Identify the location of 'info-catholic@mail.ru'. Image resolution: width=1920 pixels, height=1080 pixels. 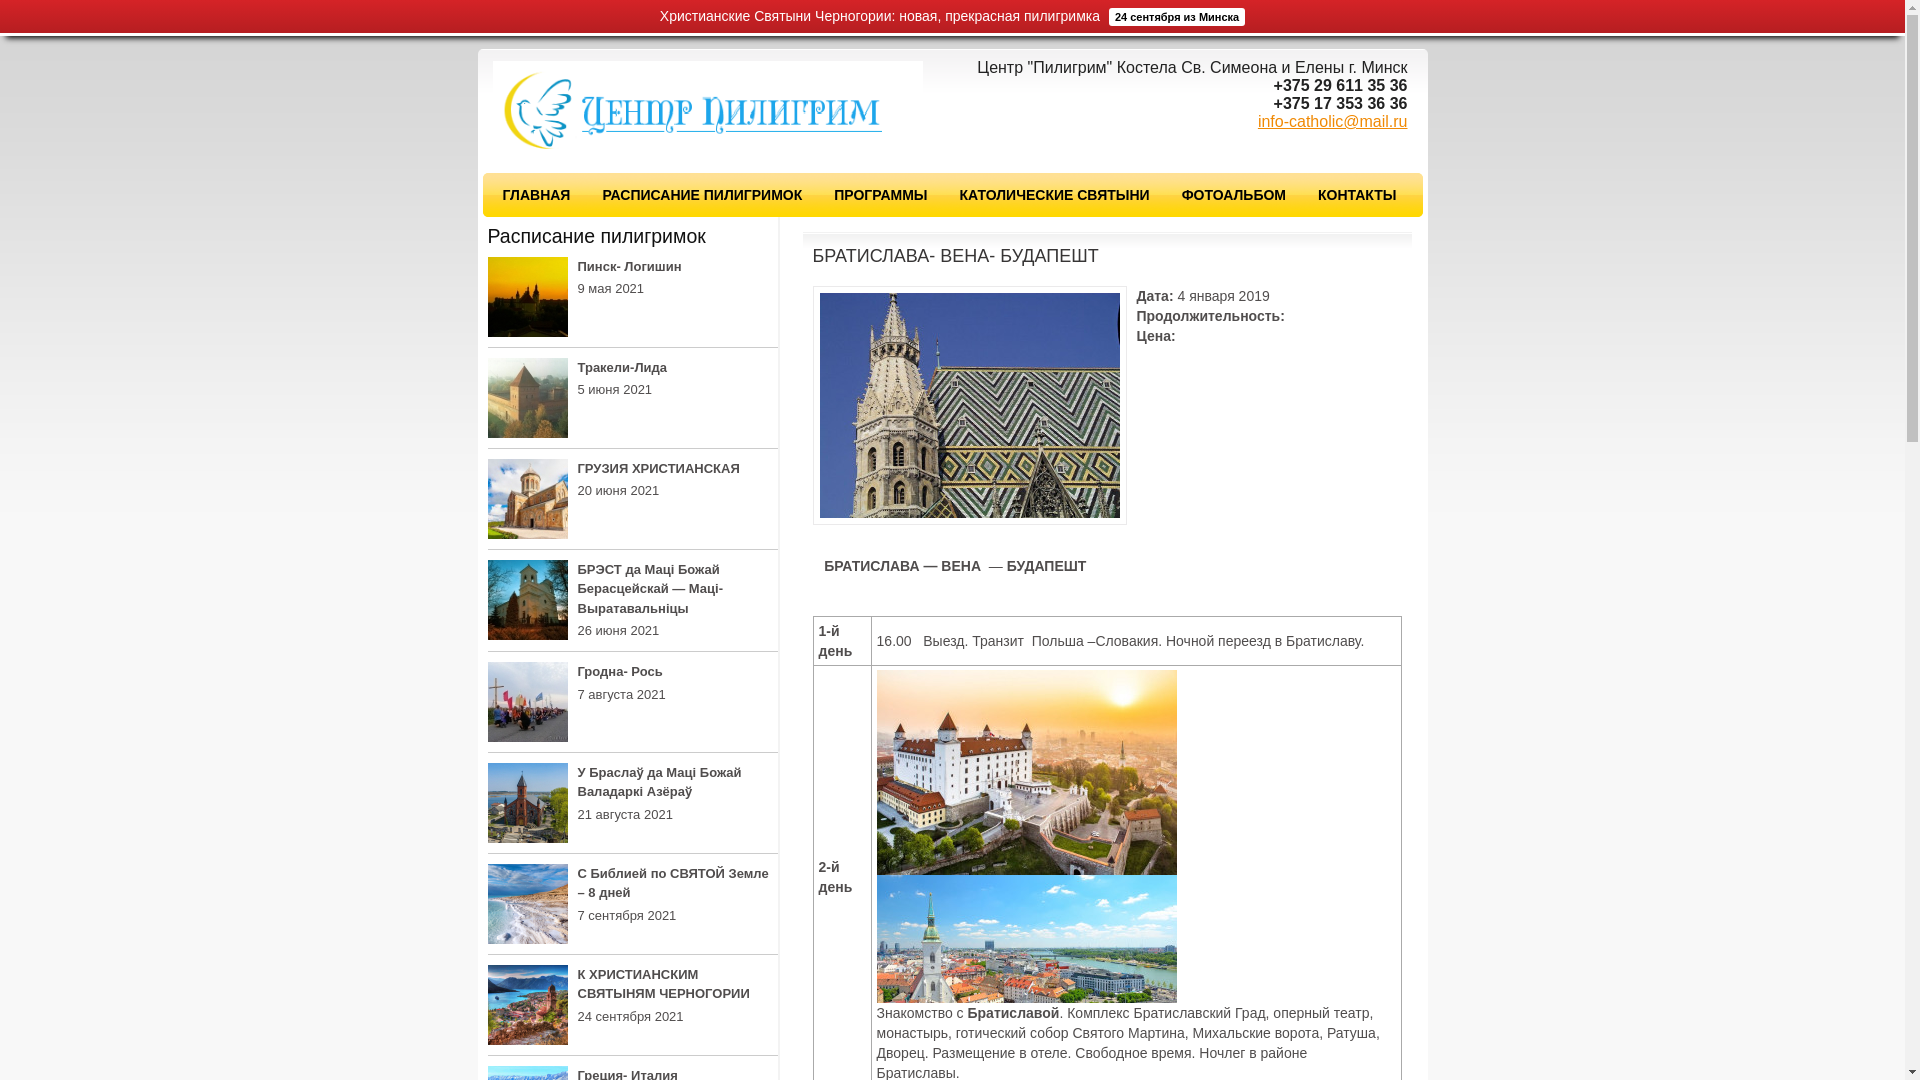
(1333, 121).